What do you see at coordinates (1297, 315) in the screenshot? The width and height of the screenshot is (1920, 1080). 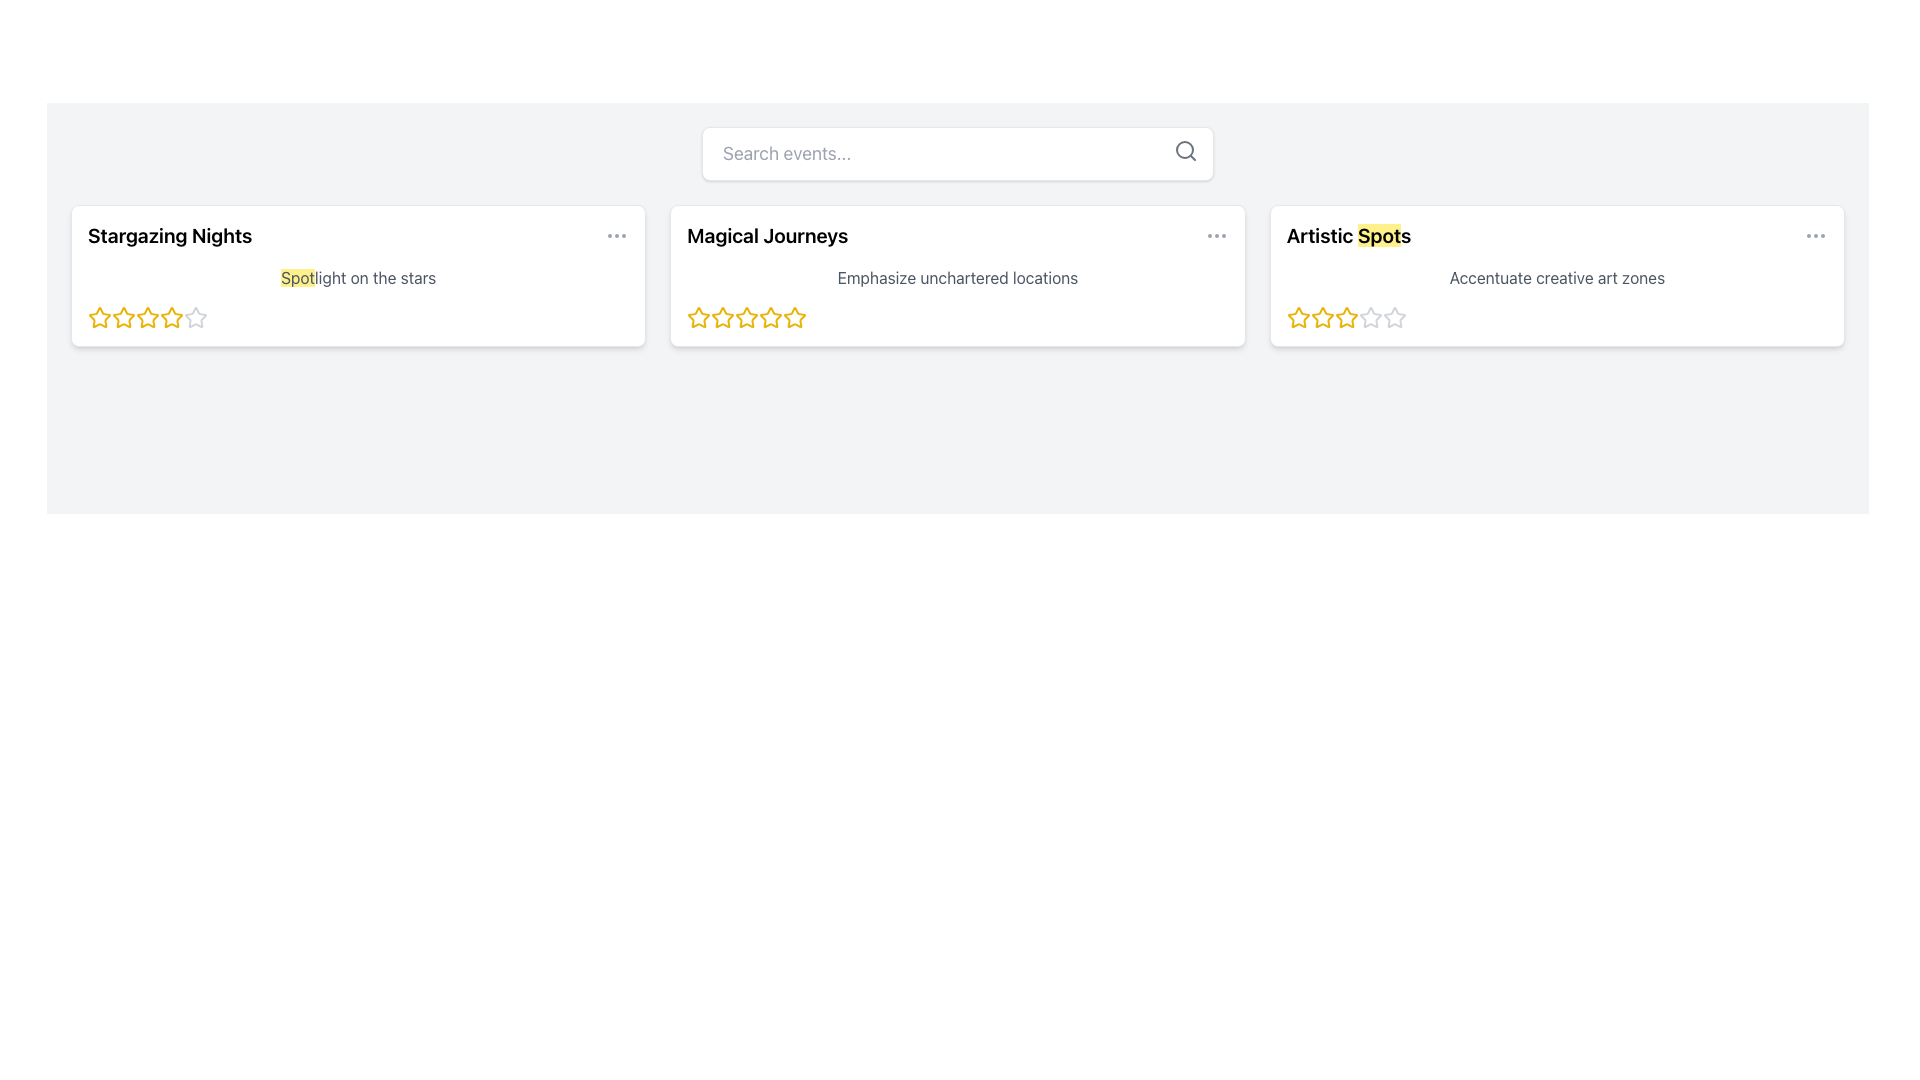 I see `the first star icon in the five-star rating system` at bounding box center [1297, 315].